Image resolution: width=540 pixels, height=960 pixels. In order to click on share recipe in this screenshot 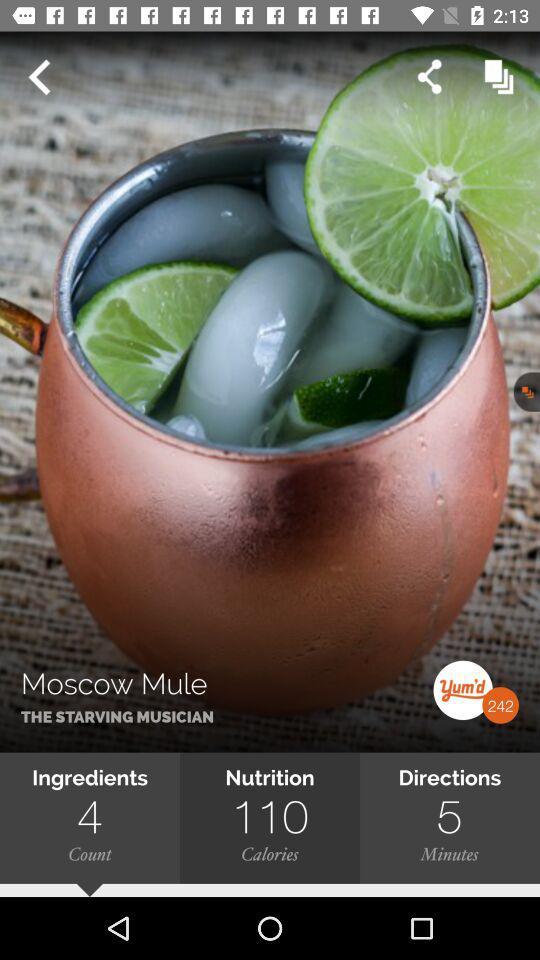, I will do `click(428, 77)`.